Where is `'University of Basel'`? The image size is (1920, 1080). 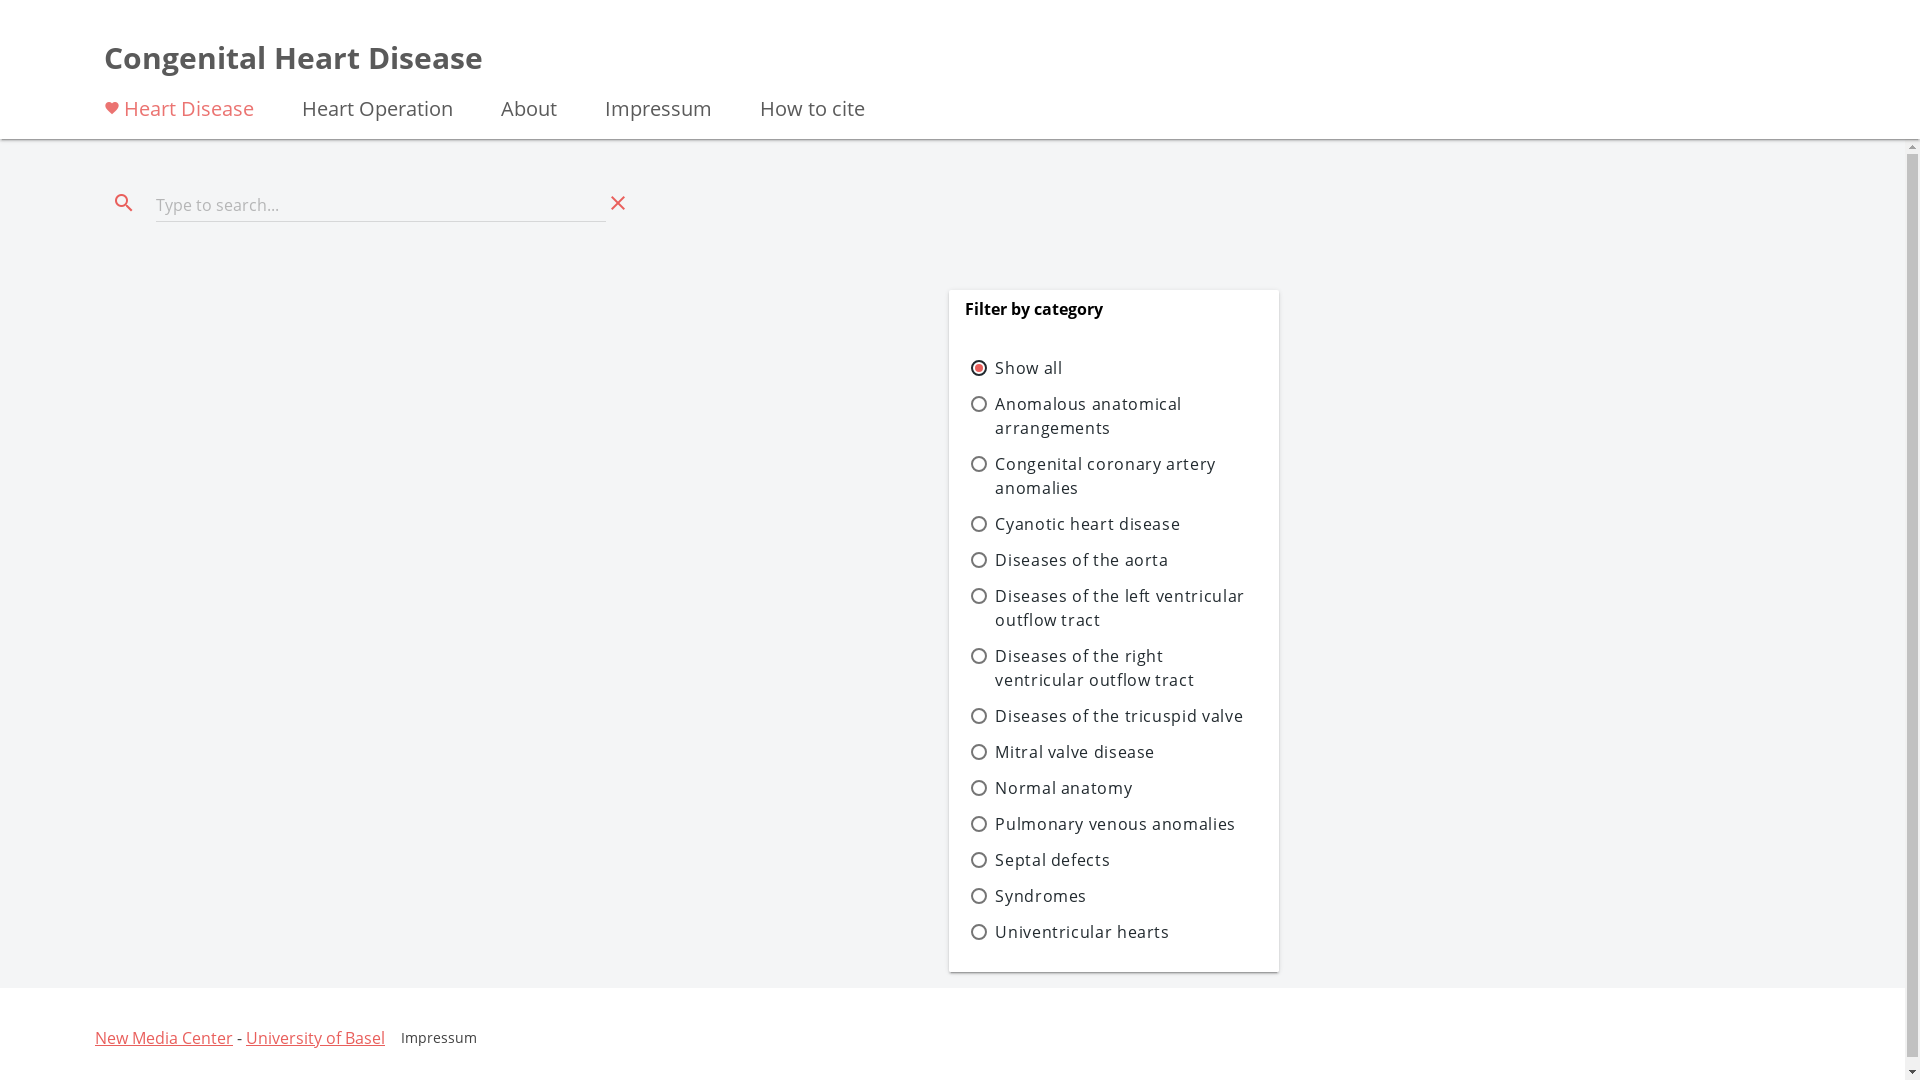
'University of Basel' is located at coordinates (314, 1036).